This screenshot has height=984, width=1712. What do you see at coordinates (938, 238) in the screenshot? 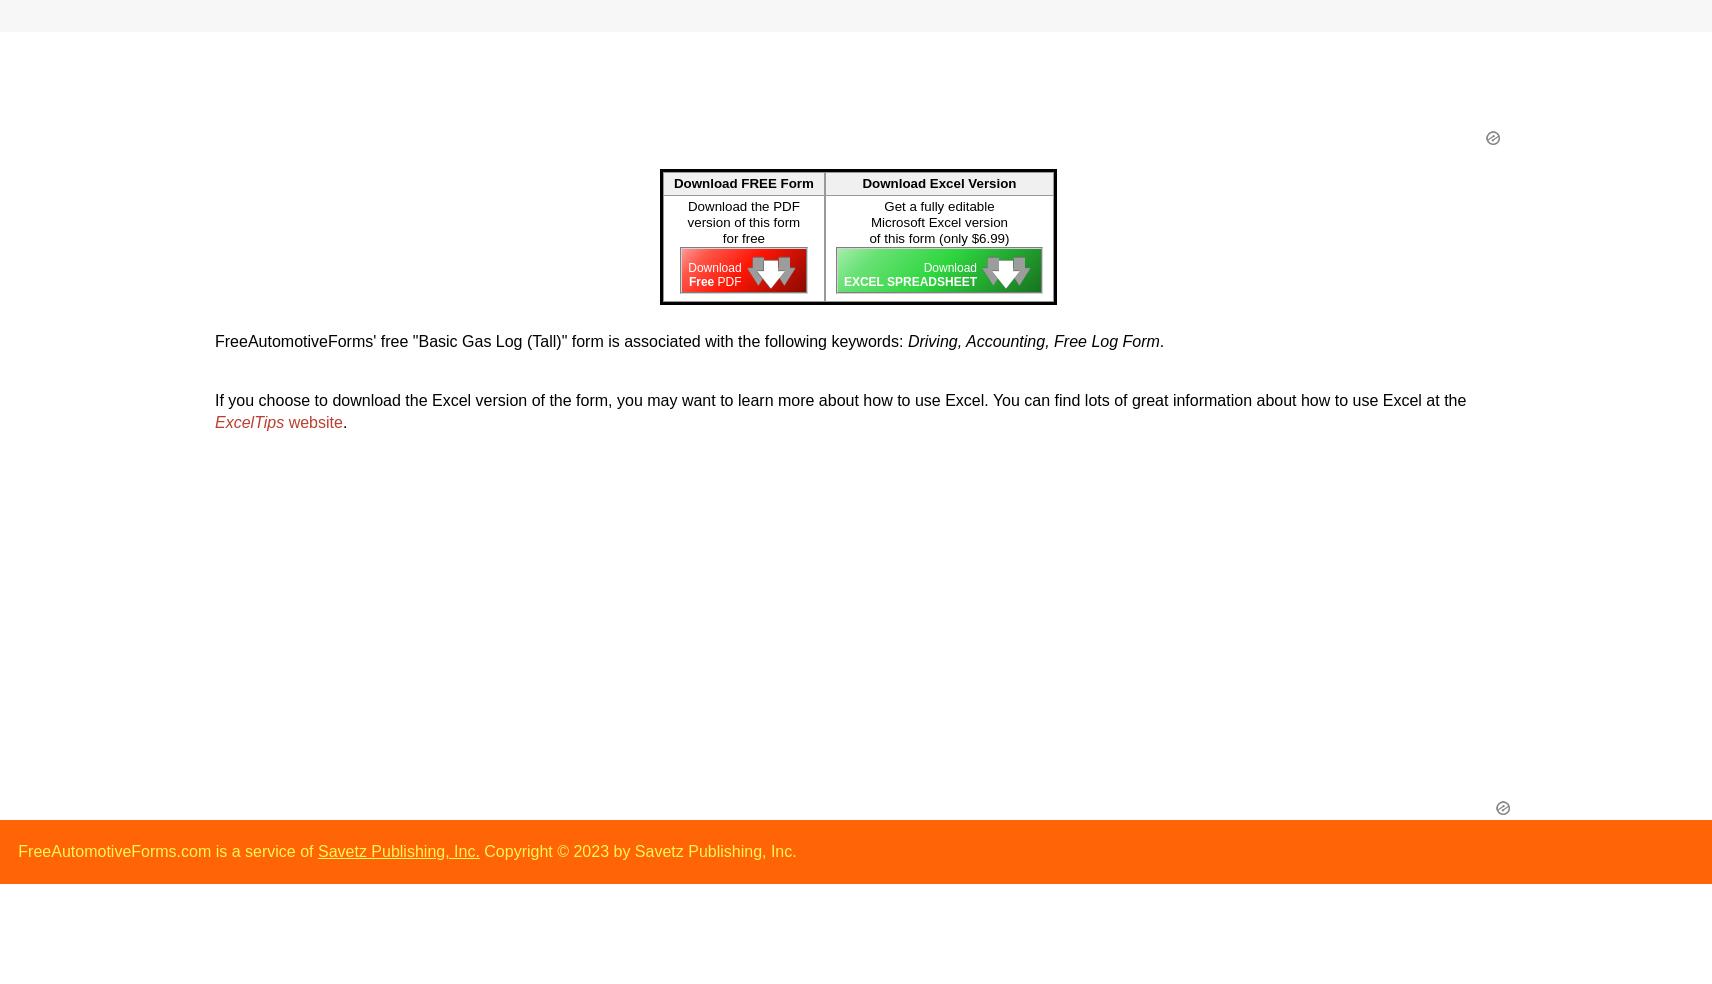
I see `'of this form (only $6.99)'` at bounding box center [938, 238].